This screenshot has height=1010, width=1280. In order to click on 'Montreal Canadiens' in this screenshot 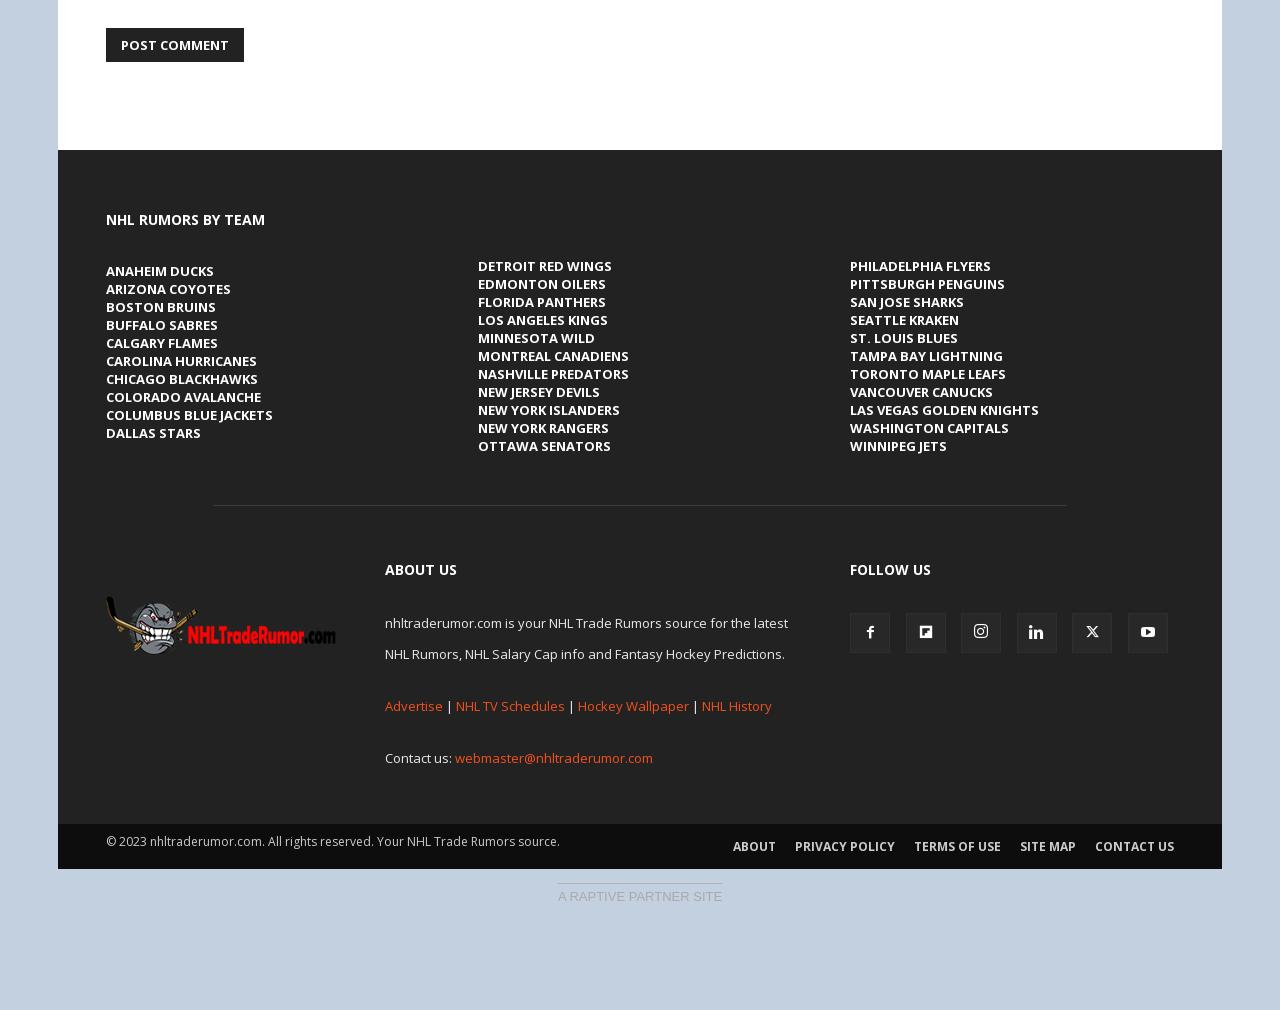, I will do `click(553, 355)`.